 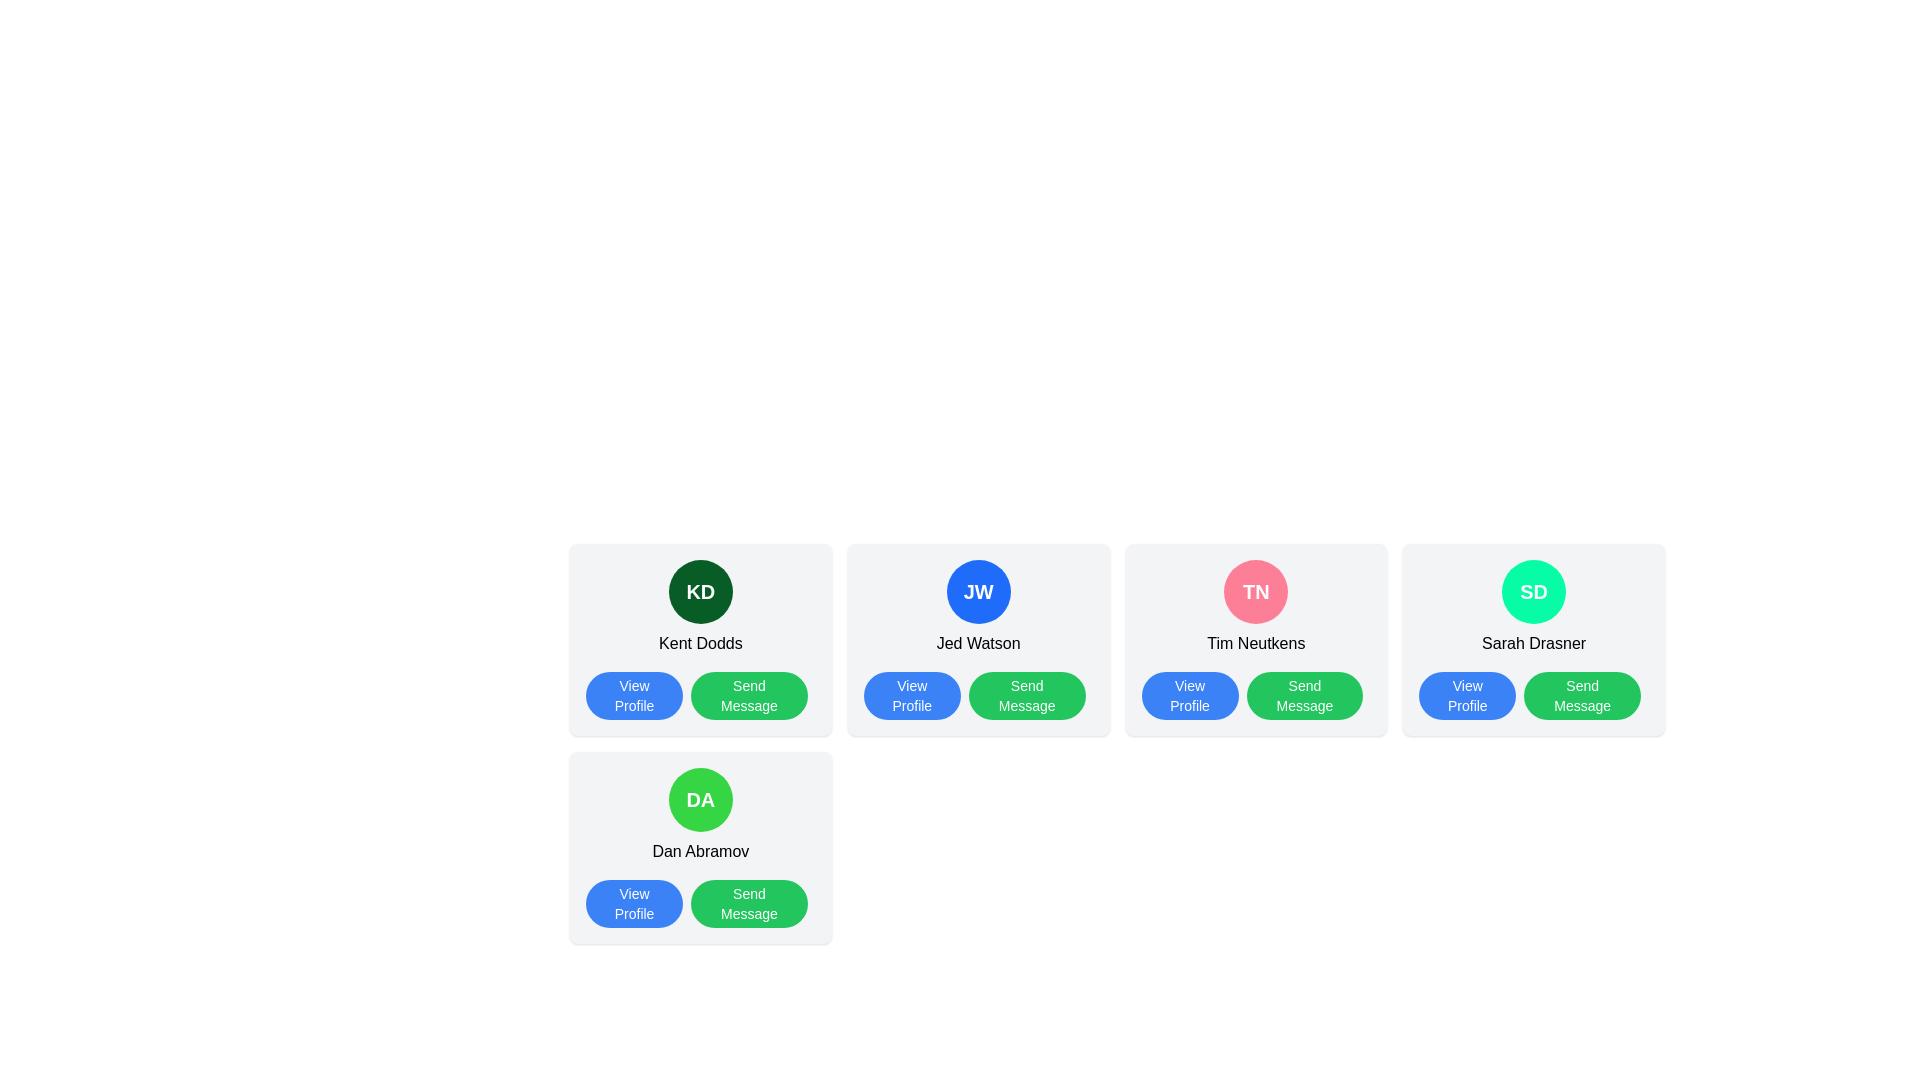 I want to click on the green 'Send Message' button, which is the second button located to the right of the 'View Profile' button in the user card, to change its color, so click(x=1581, y=694).